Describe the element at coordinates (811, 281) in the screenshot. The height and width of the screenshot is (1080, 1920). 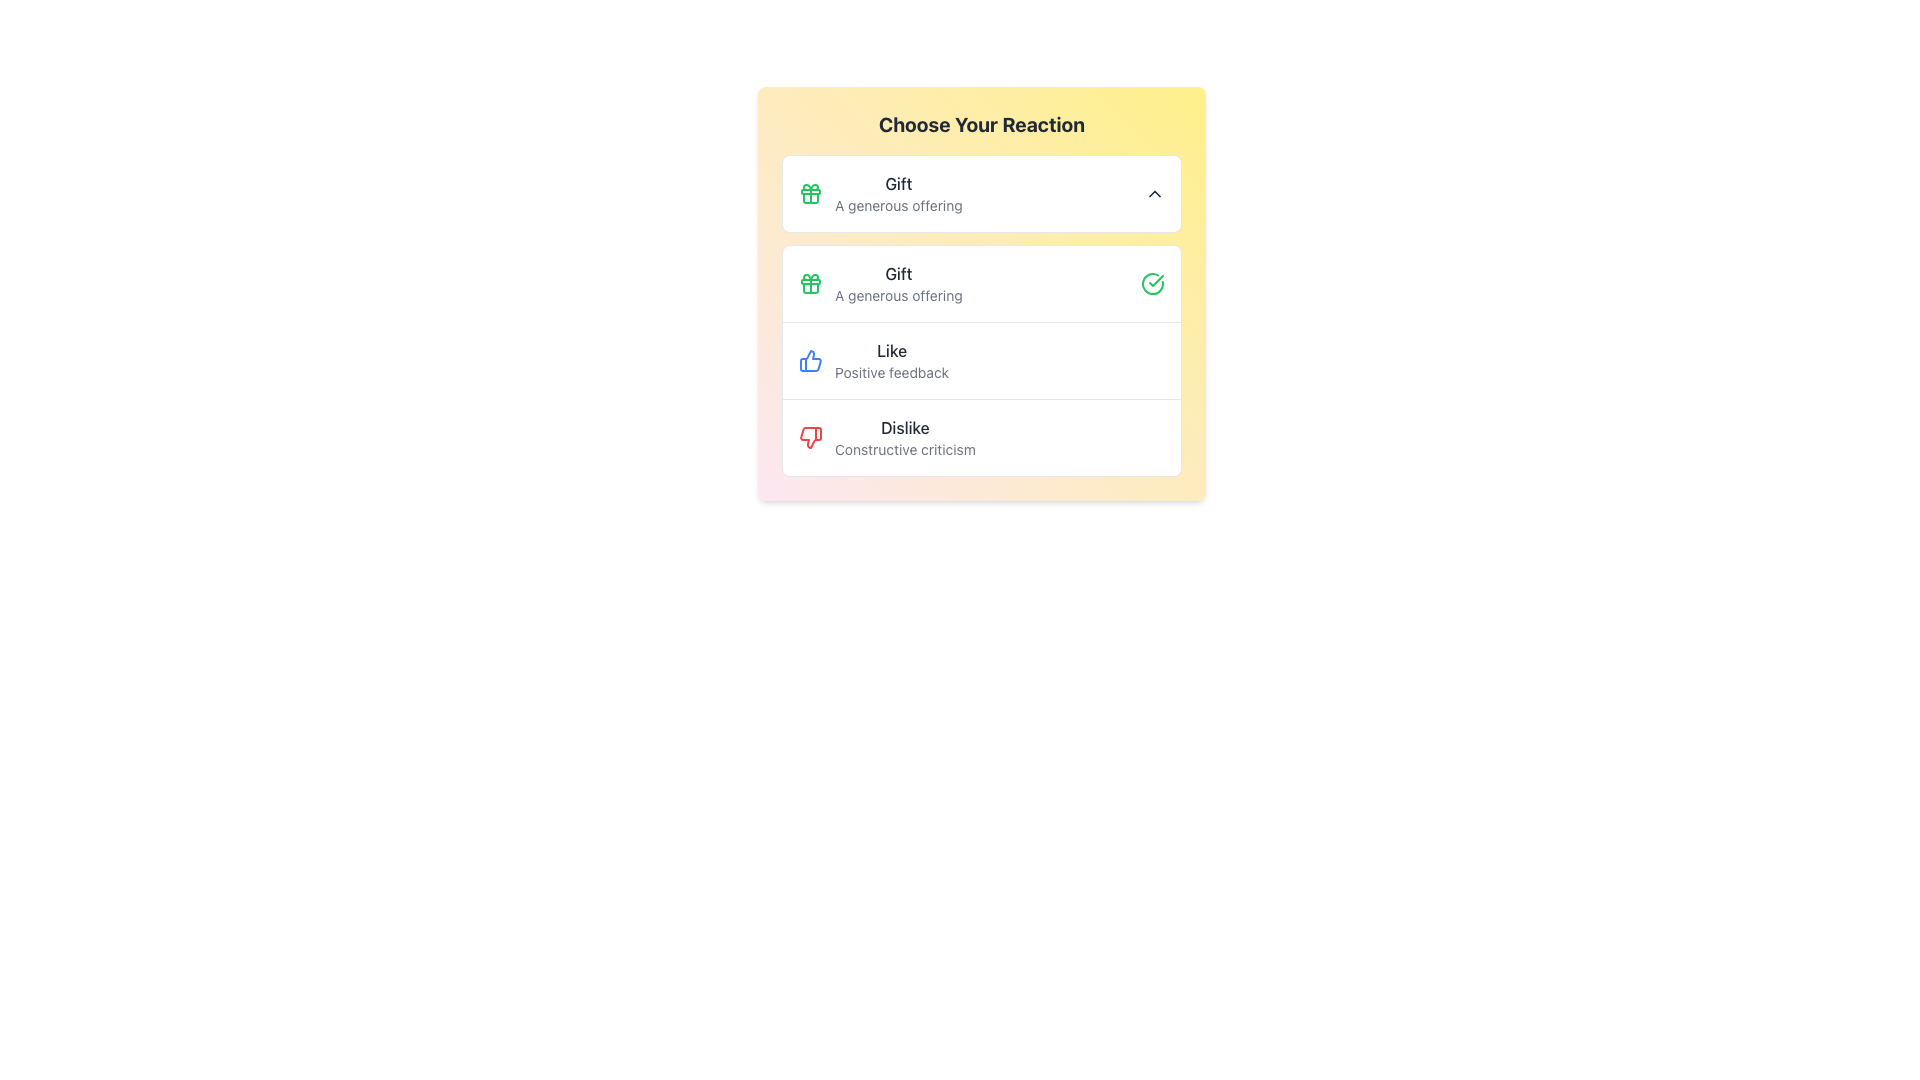
I see `the horizontal green rectangle with rounded corners that forms the base of the 'Gift' icon in the second listed reaction option` at that location.